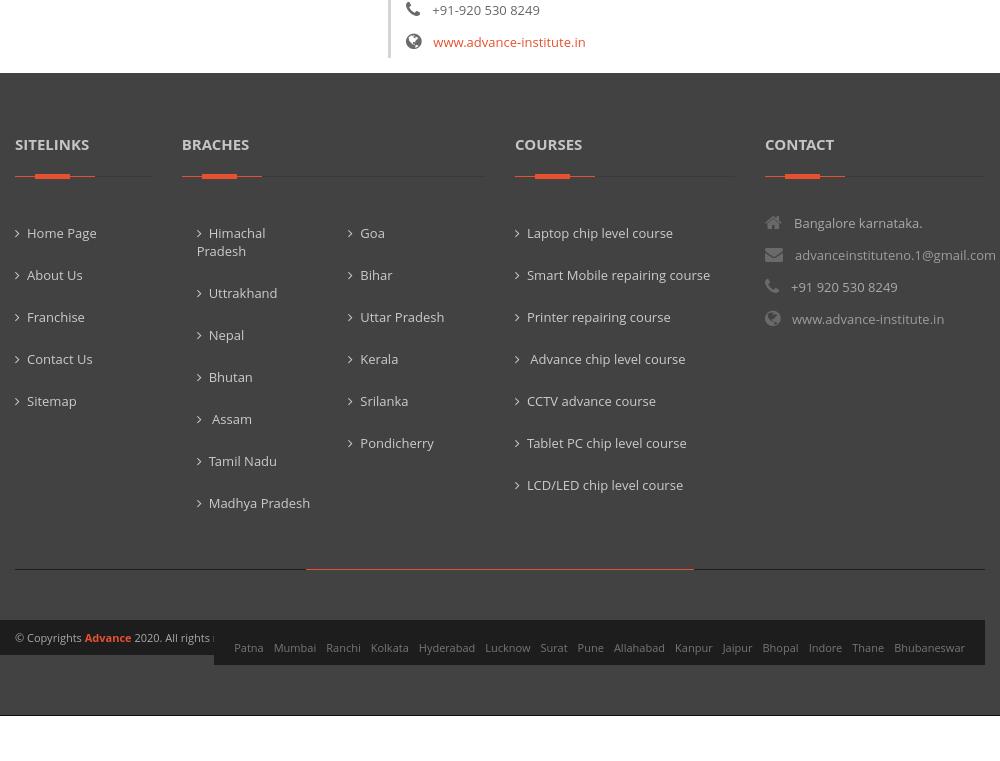 The width and height of the screenshot is (1000, 761). I want to click on 'Indore', so click(824, 645).